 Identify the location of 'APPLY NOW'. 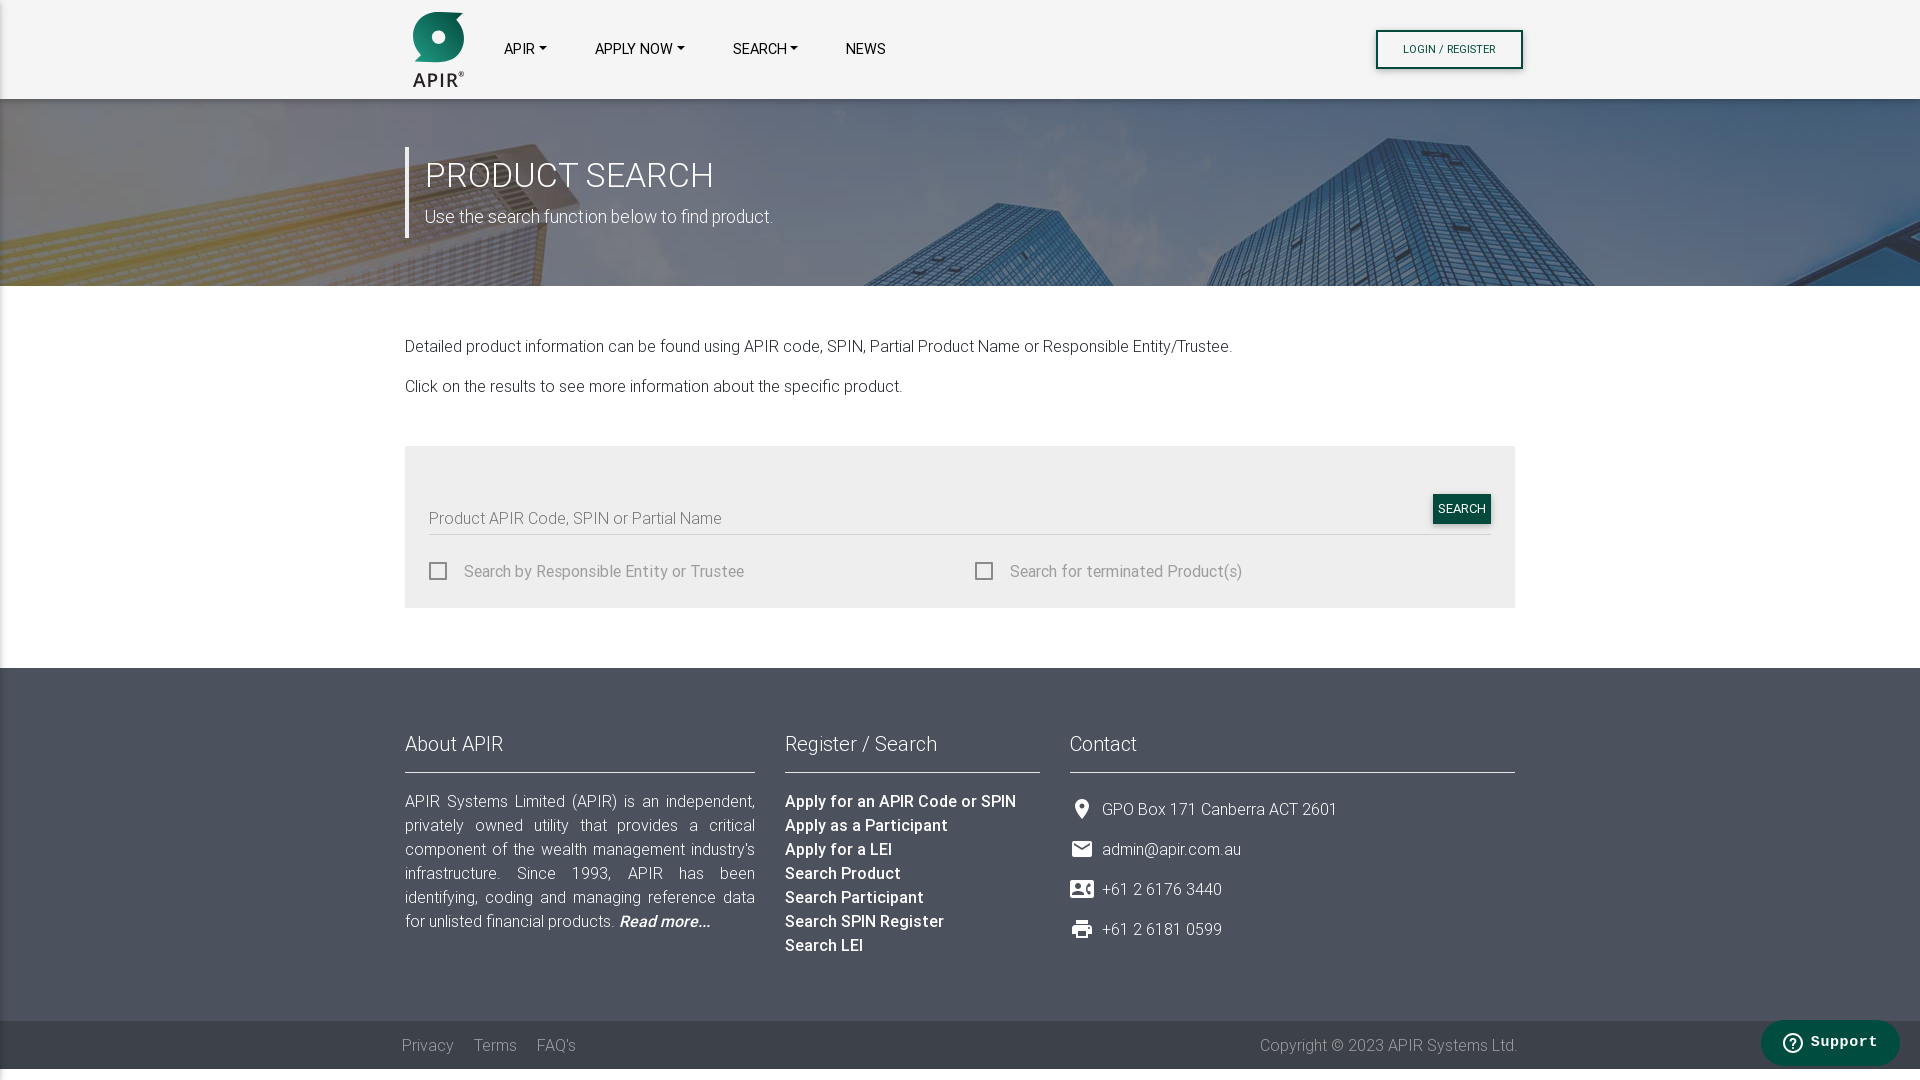
(638, 49).